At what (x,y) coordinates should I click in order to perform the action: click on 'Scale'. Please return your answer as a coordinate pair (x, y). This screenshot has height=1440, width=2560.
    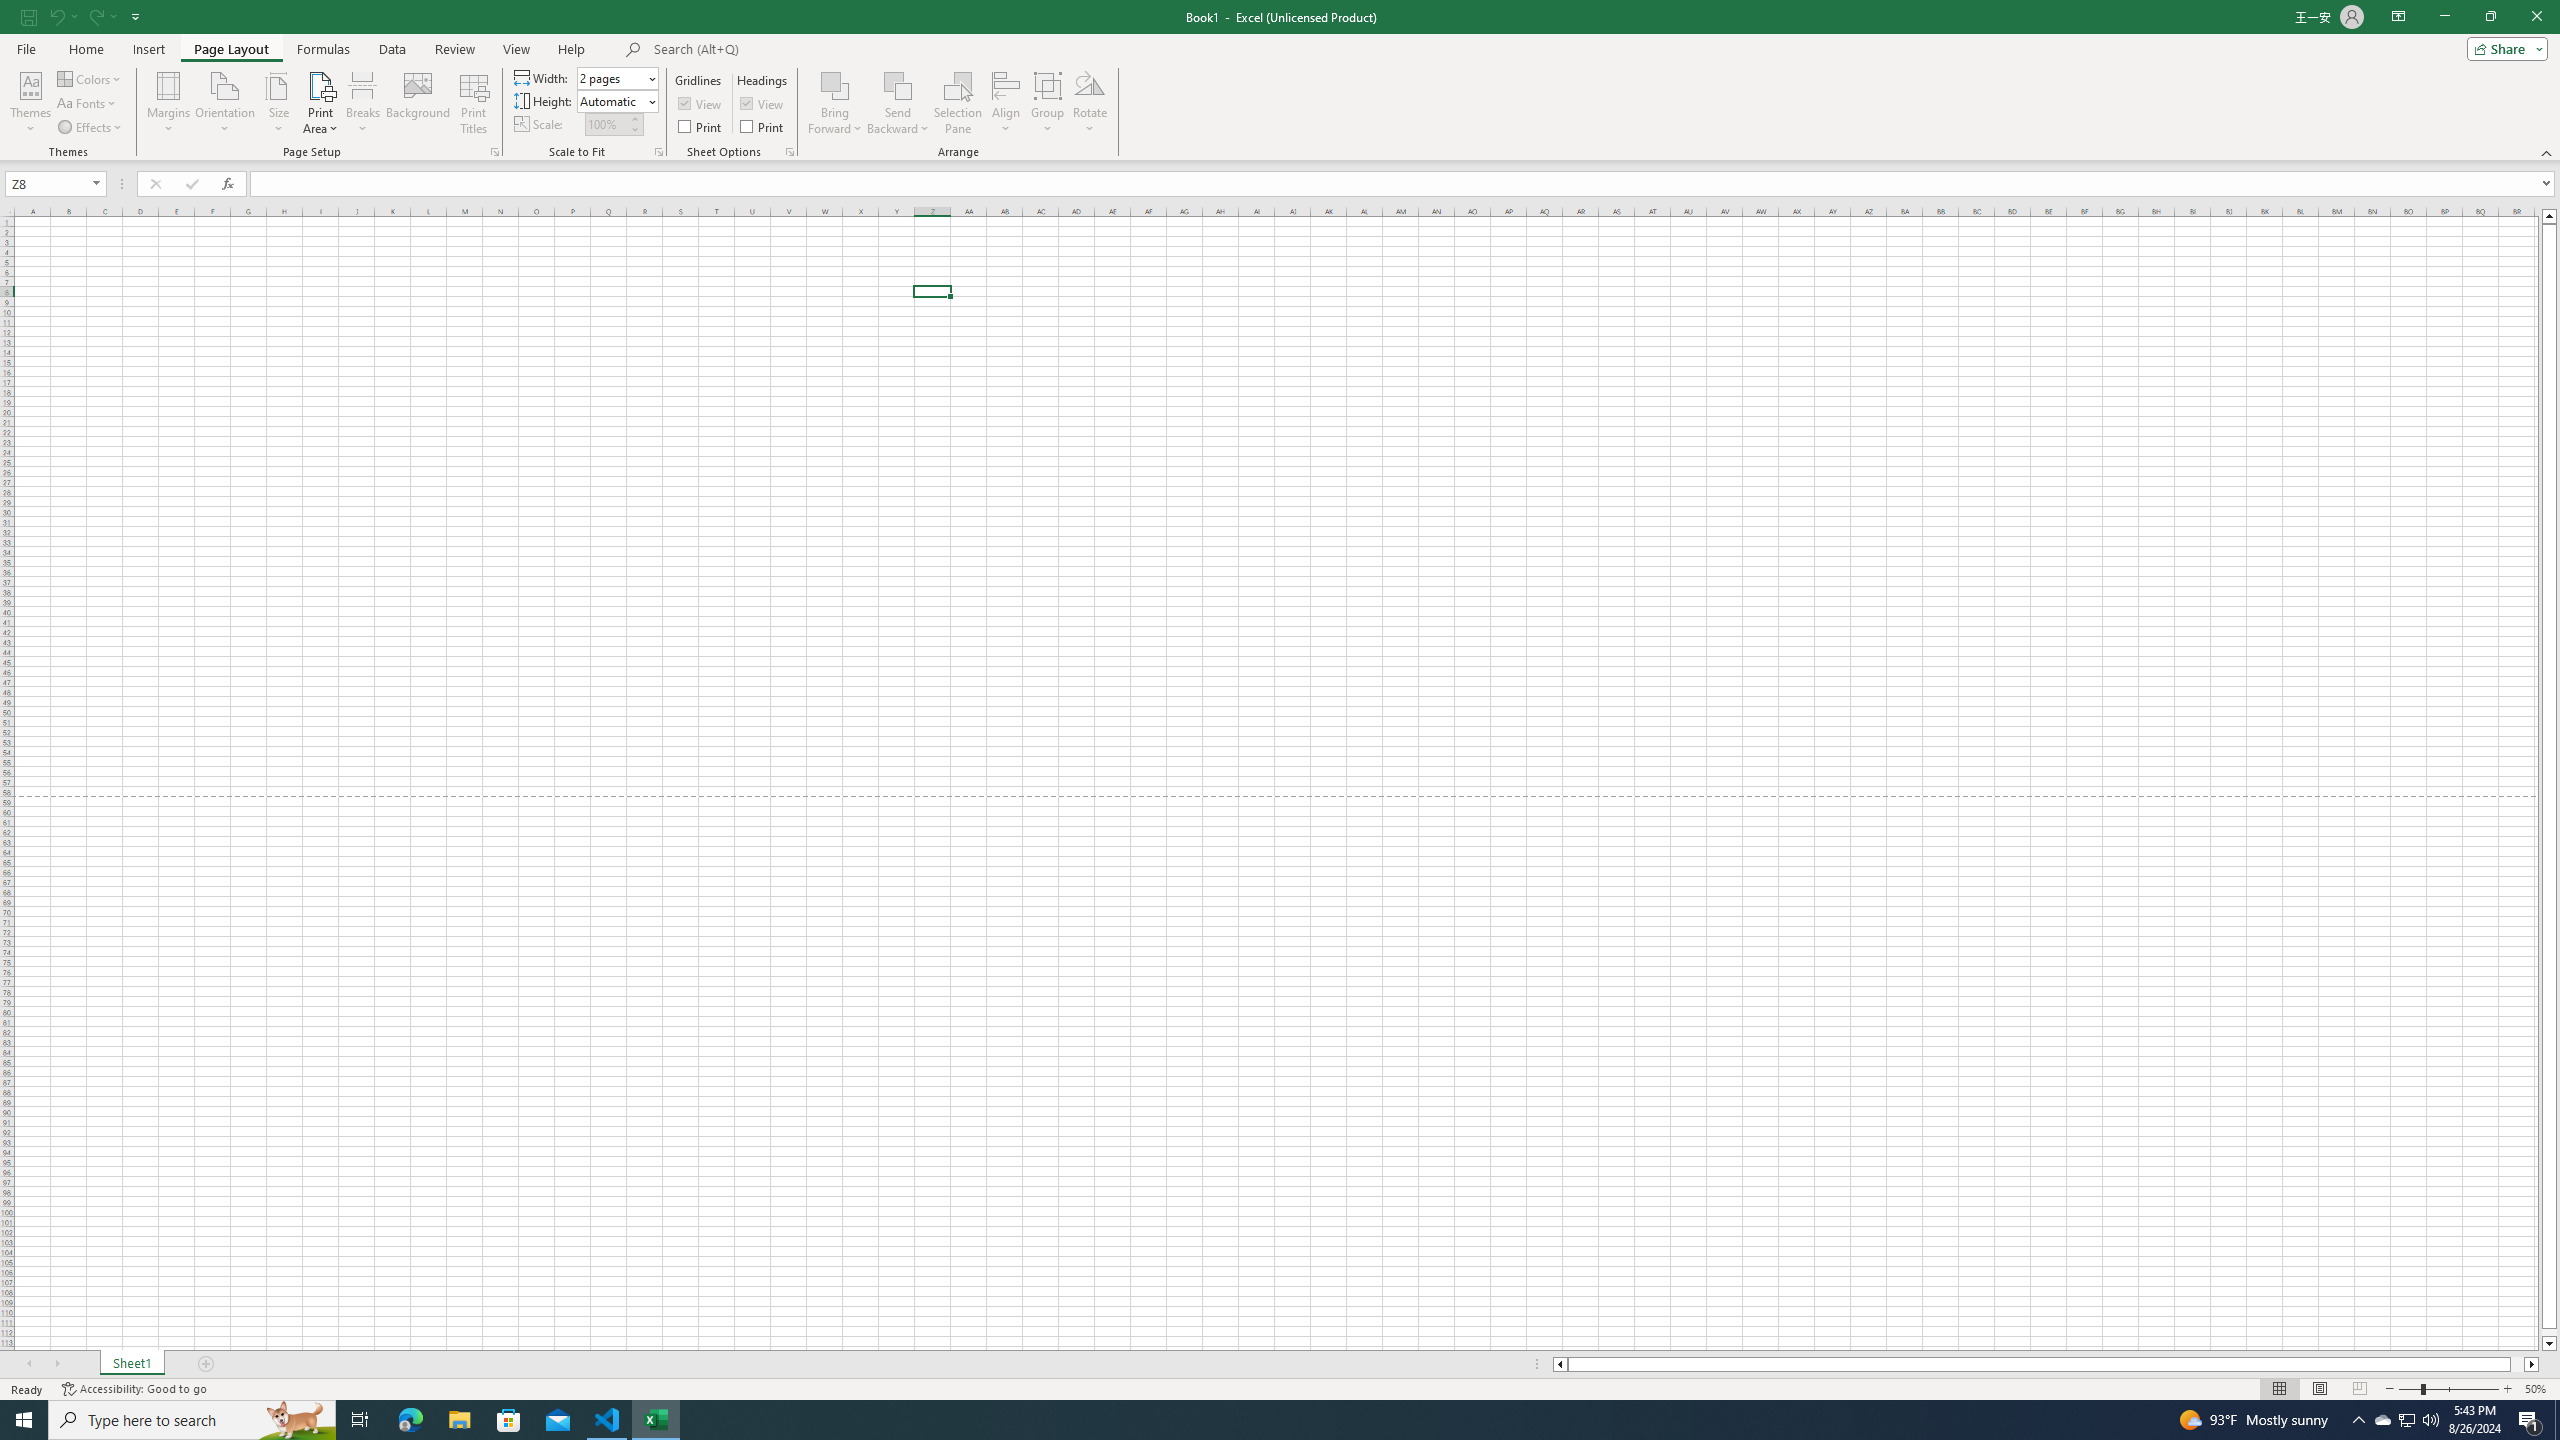
    Looking at the image, I should click on (606, 123).